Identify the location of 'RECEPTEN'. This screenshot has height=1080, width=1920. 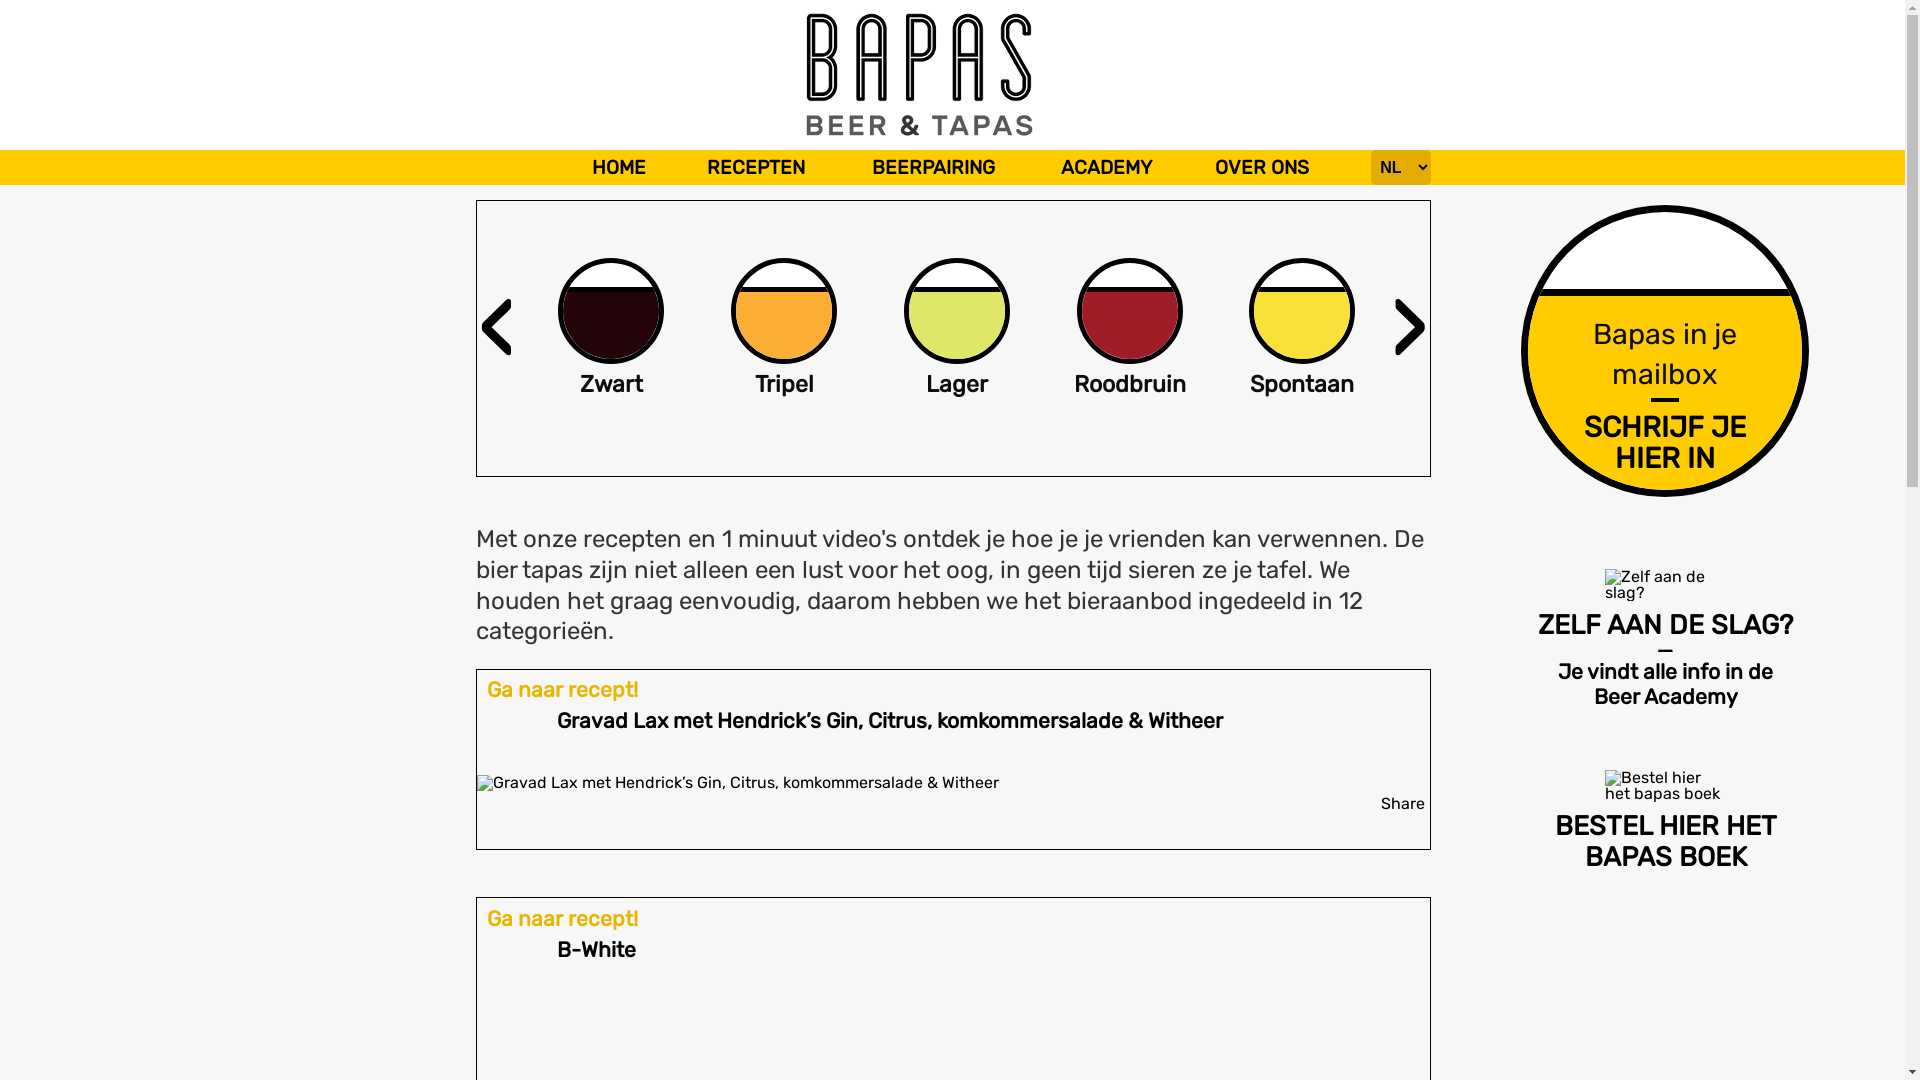
(754, 166).